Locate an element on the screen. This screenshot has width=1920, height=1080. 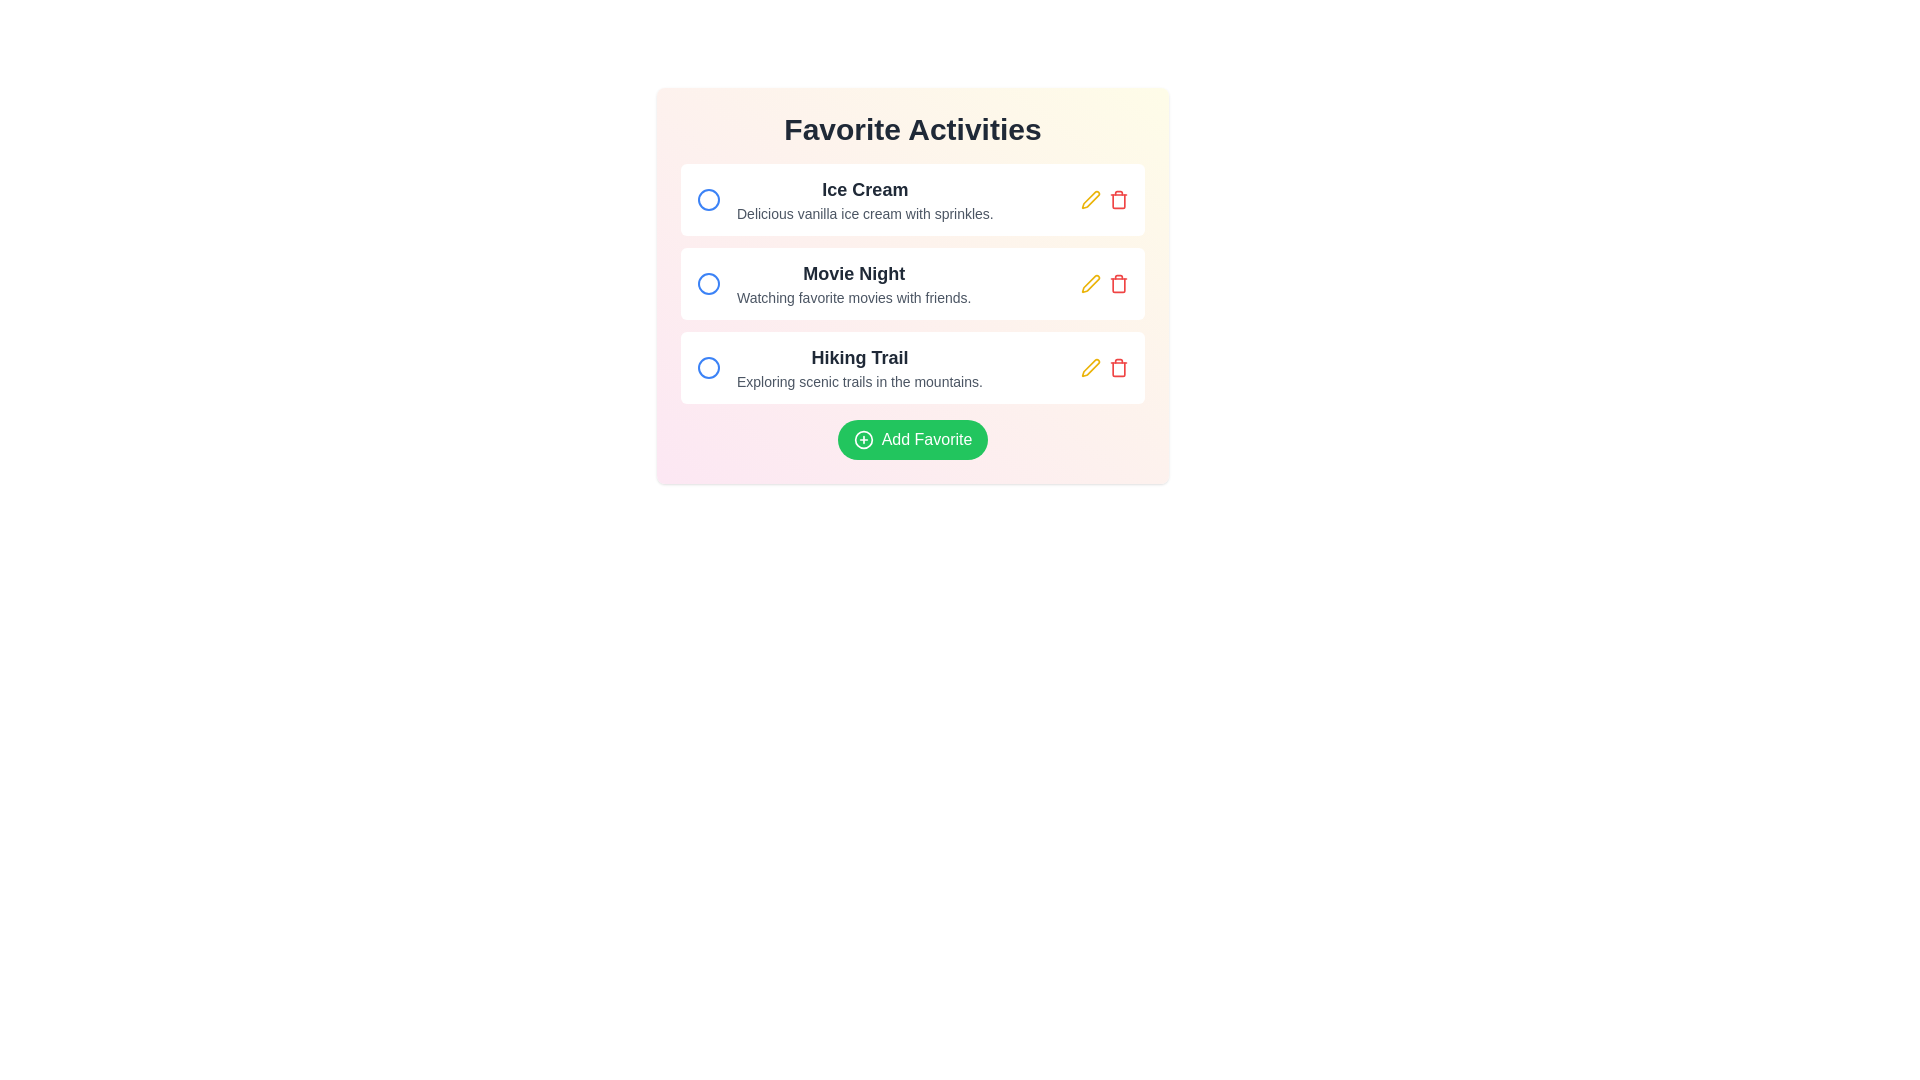
the 'Add to Favorites' button located at the bottom of the 'Favorite Activities' list is located at coordinates (911, 438).